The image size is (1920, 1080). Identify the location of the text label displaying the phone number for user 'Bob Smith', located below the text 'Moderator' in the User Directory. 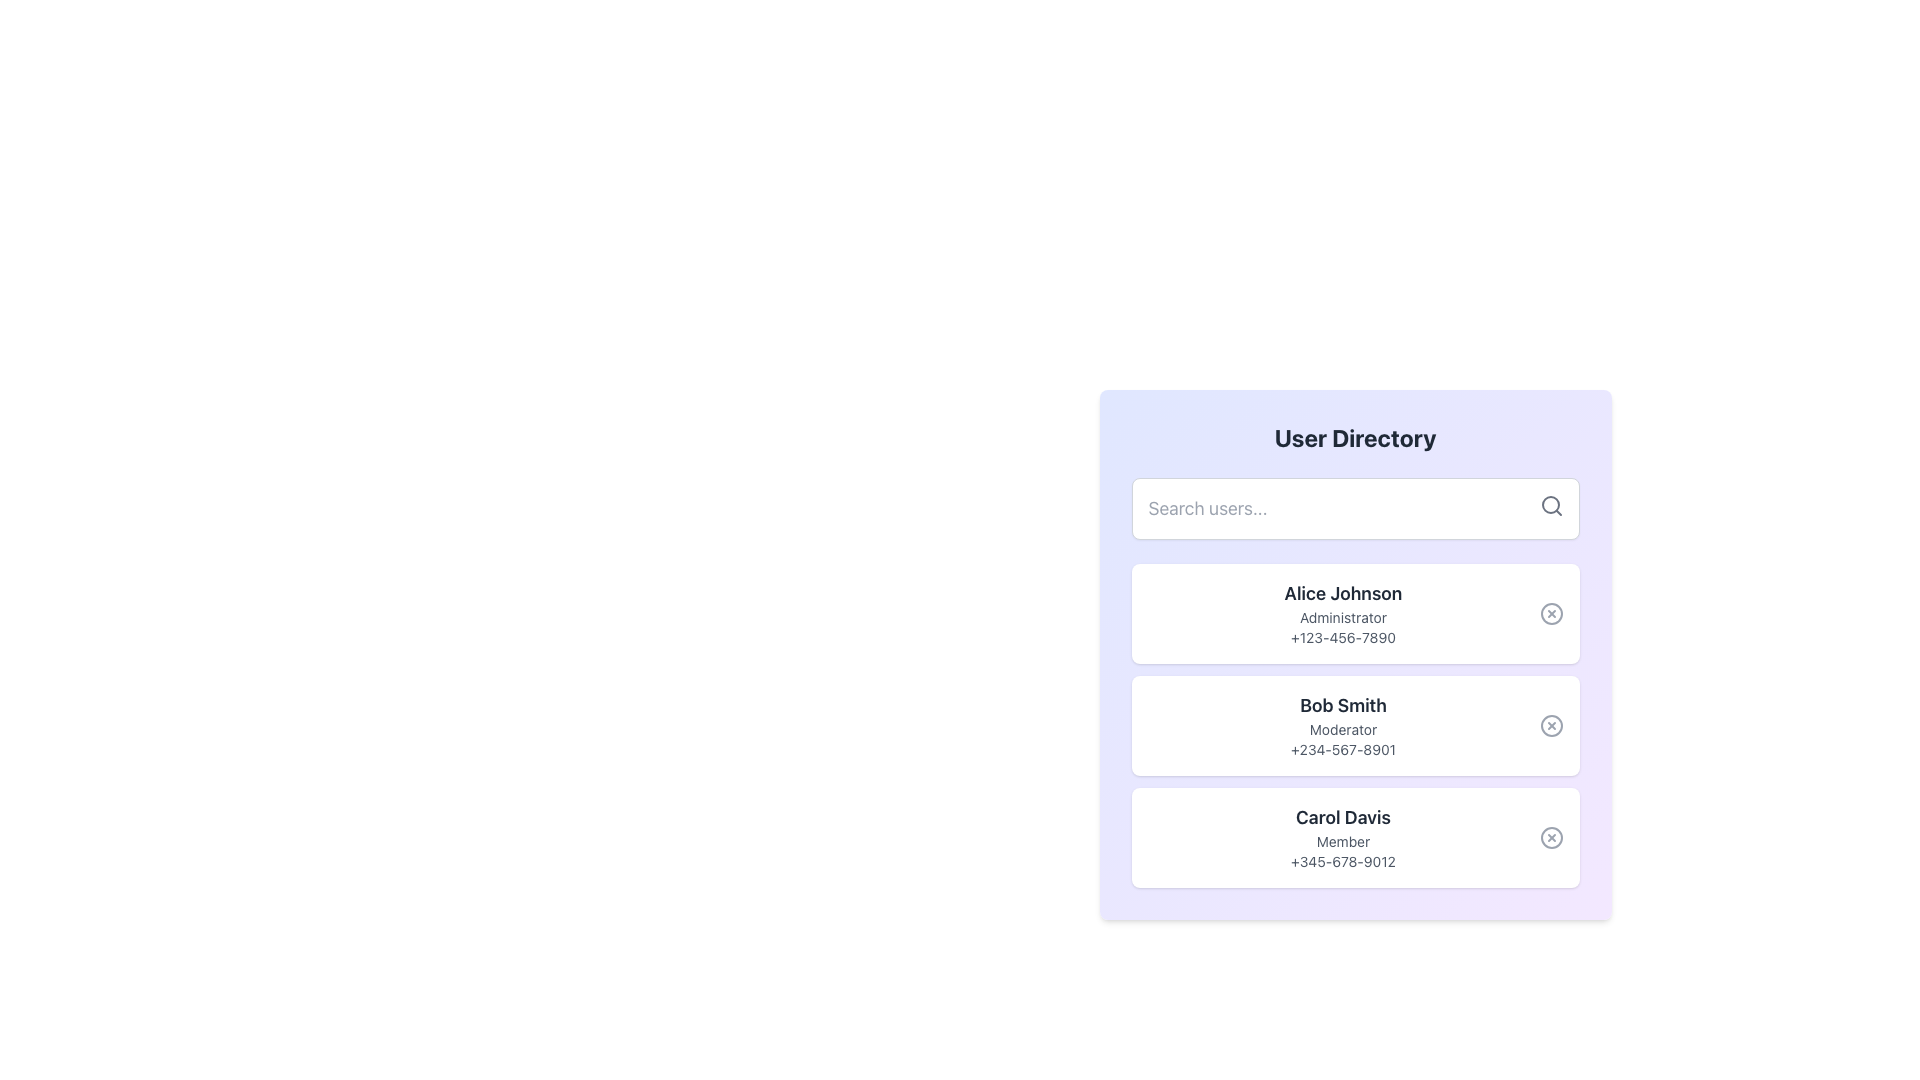
(1343, 749).